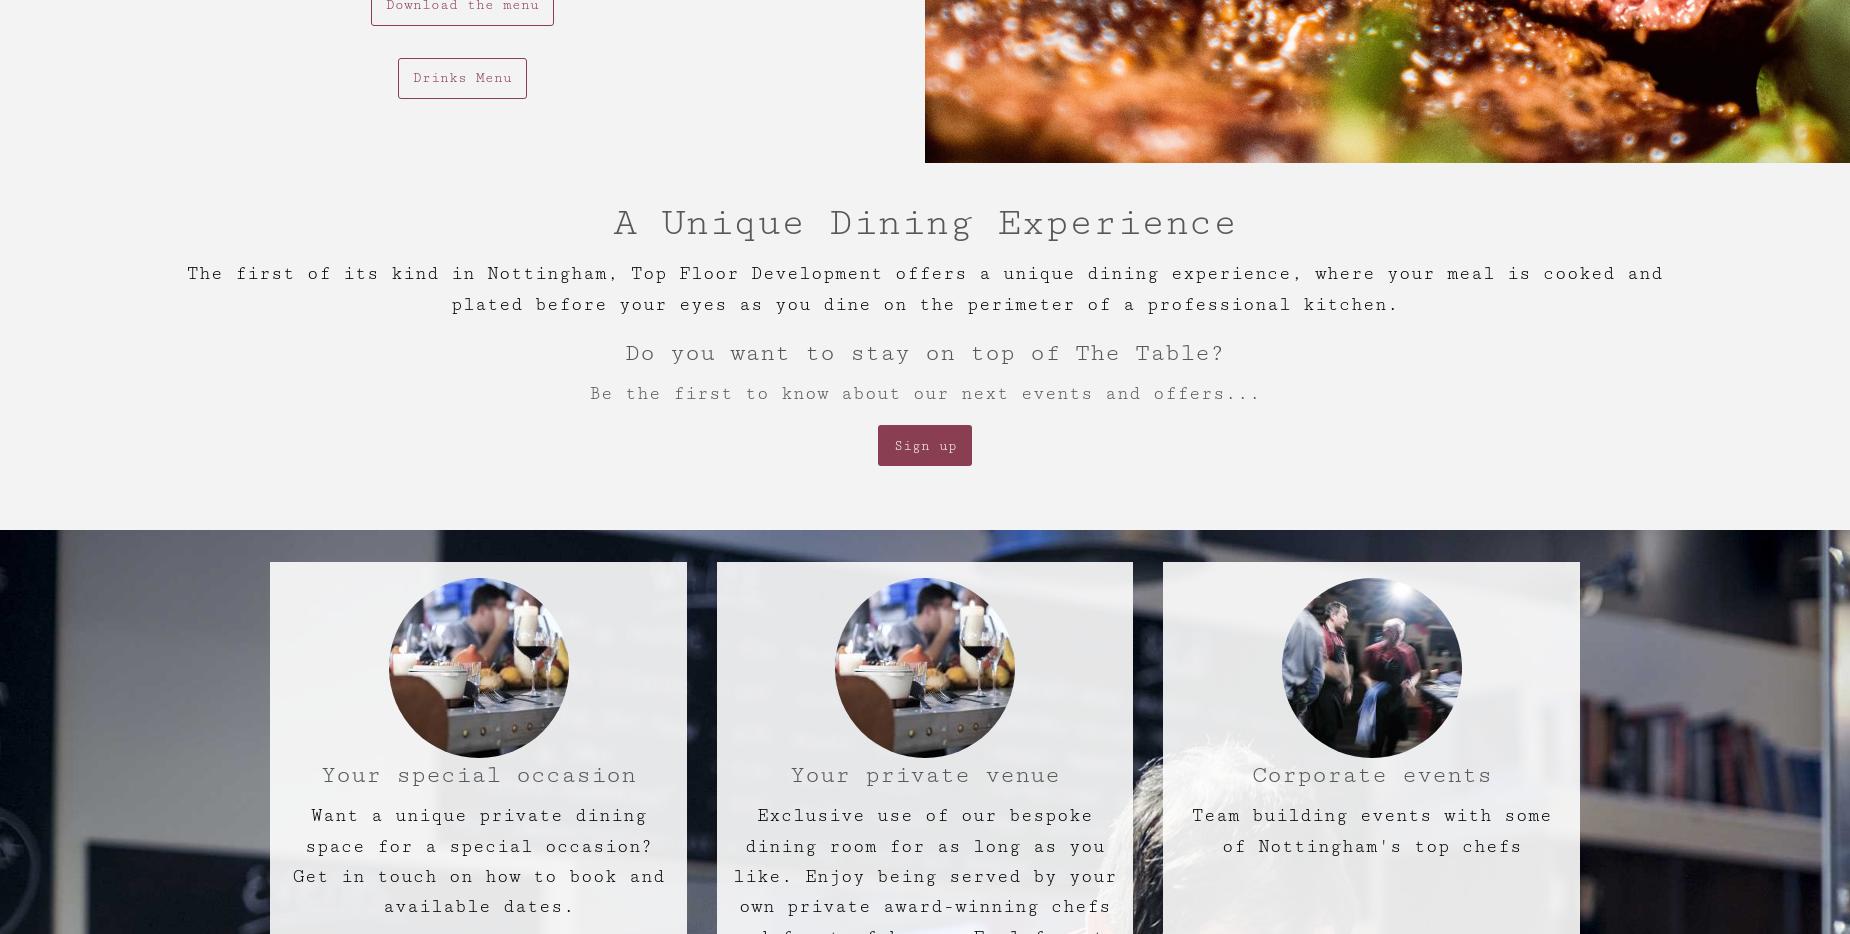  What do you see at coordinates (461, 77) in the screenshot?
I see `'Drinks Menu'` at bounding box center [461, 77].